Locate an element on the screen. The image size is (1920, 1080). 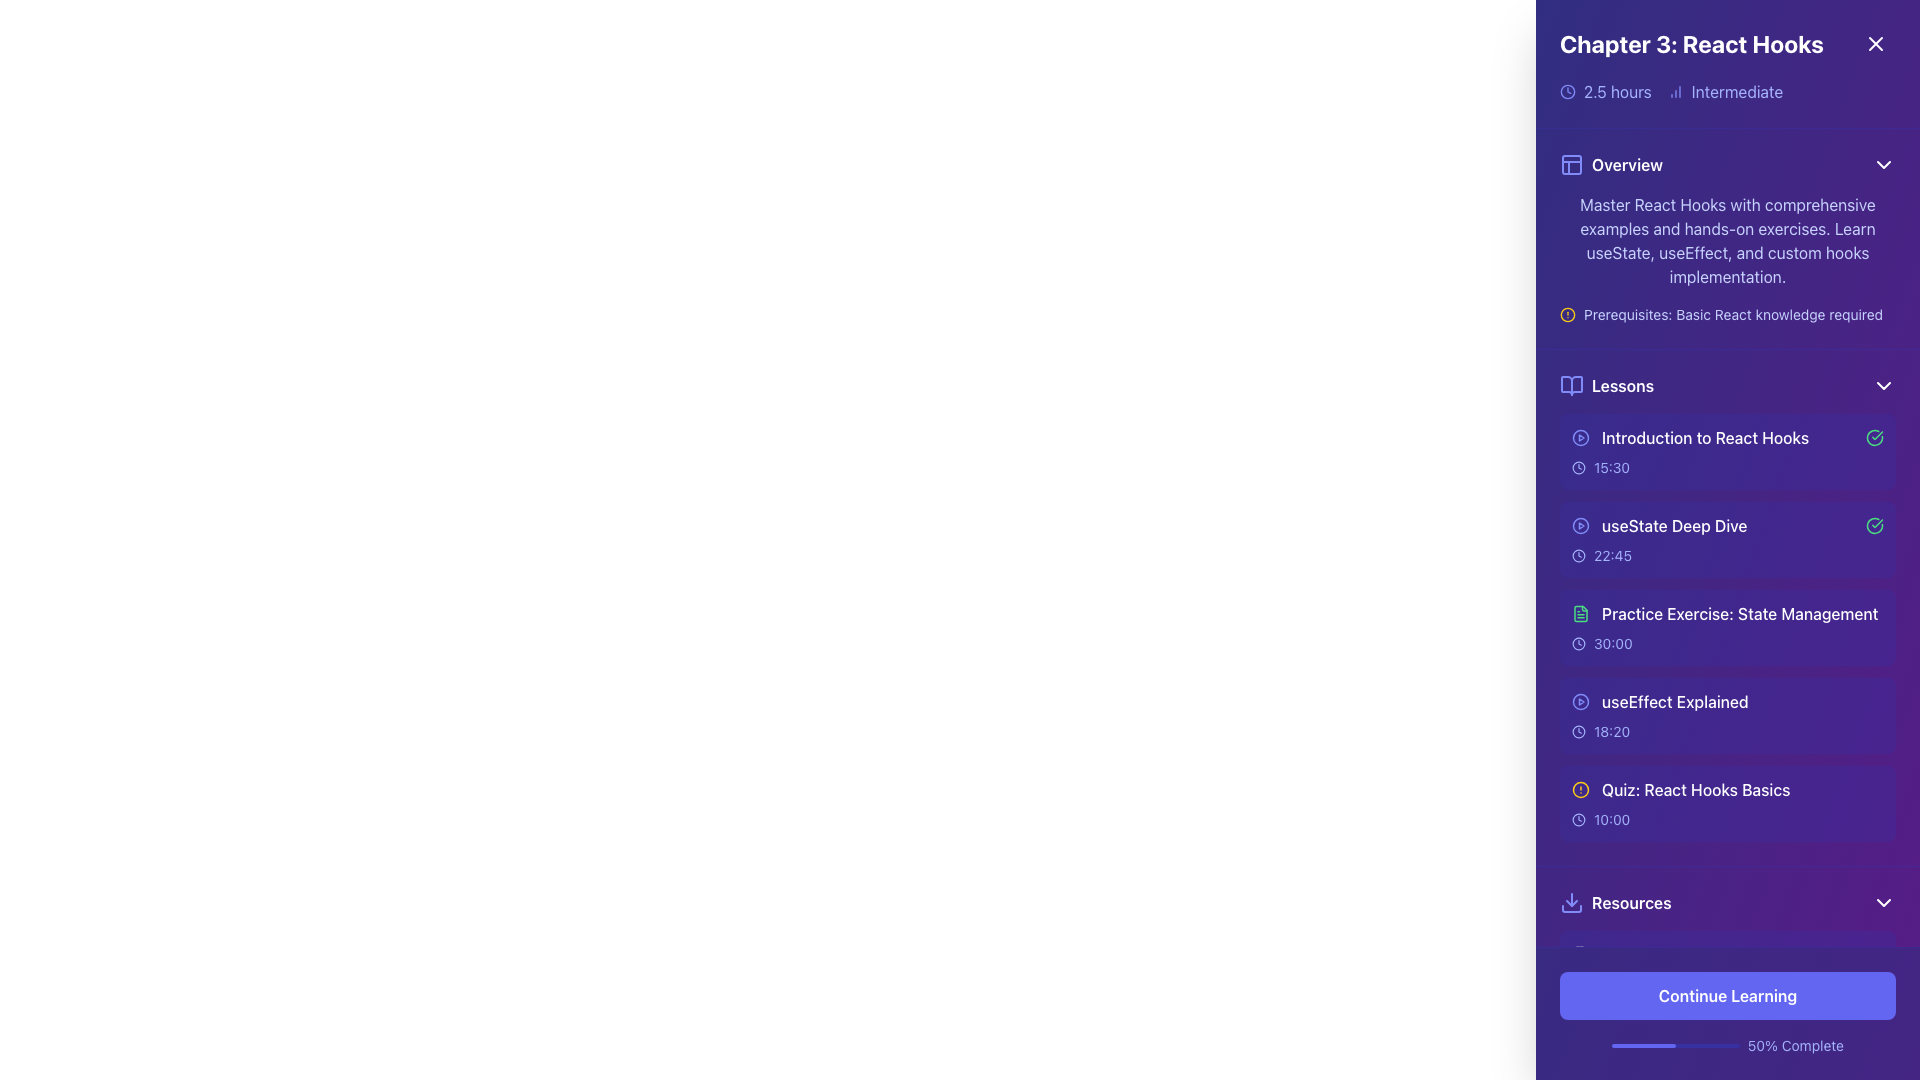
the text label that displays 'Resources', which is styled in bold and positioned next to a download icon on a purple background is located at coordinates (1631, 902).